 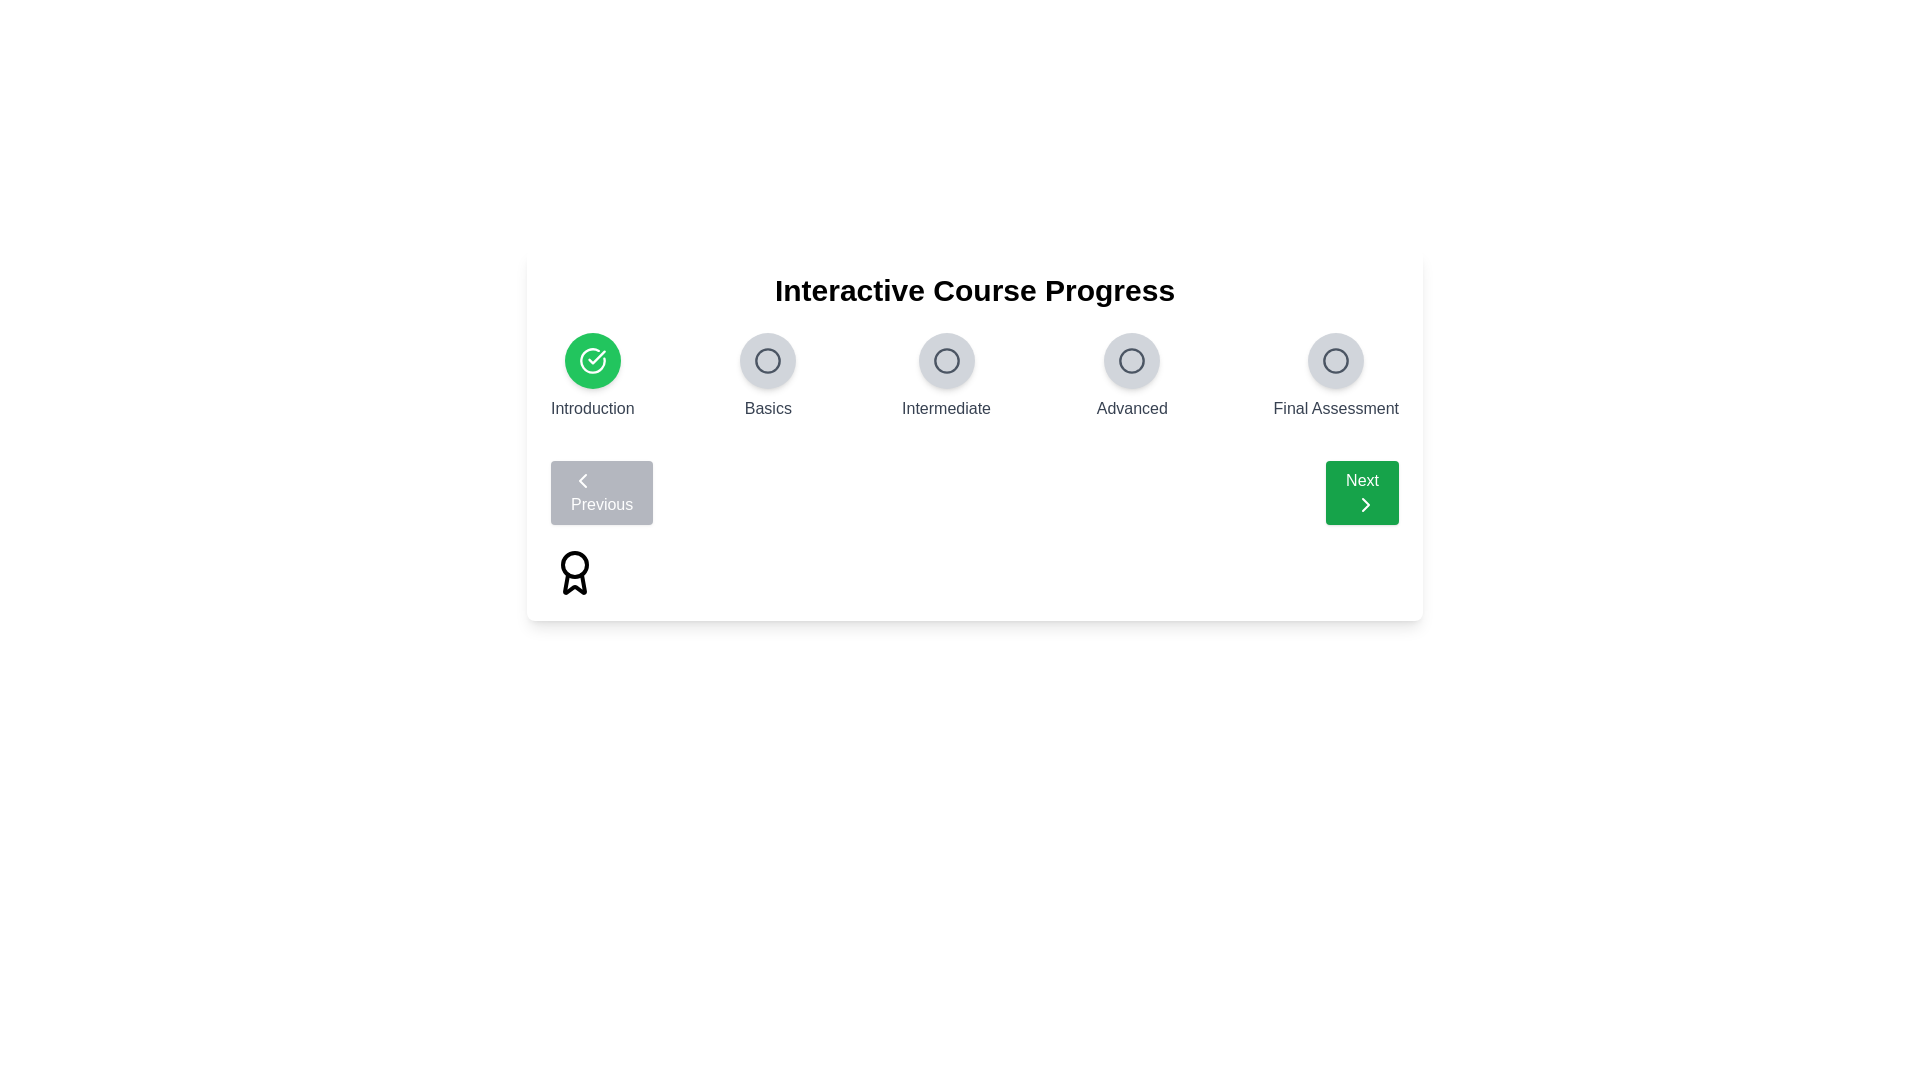 What do you see at coordinates (574, 573) in the screenshot?
I see `the decorative or informative icon representing an award or achievement, located at the bottom-left corner of the course progress card, directly below the 'Previous' button` at bounding box center [574, 573].